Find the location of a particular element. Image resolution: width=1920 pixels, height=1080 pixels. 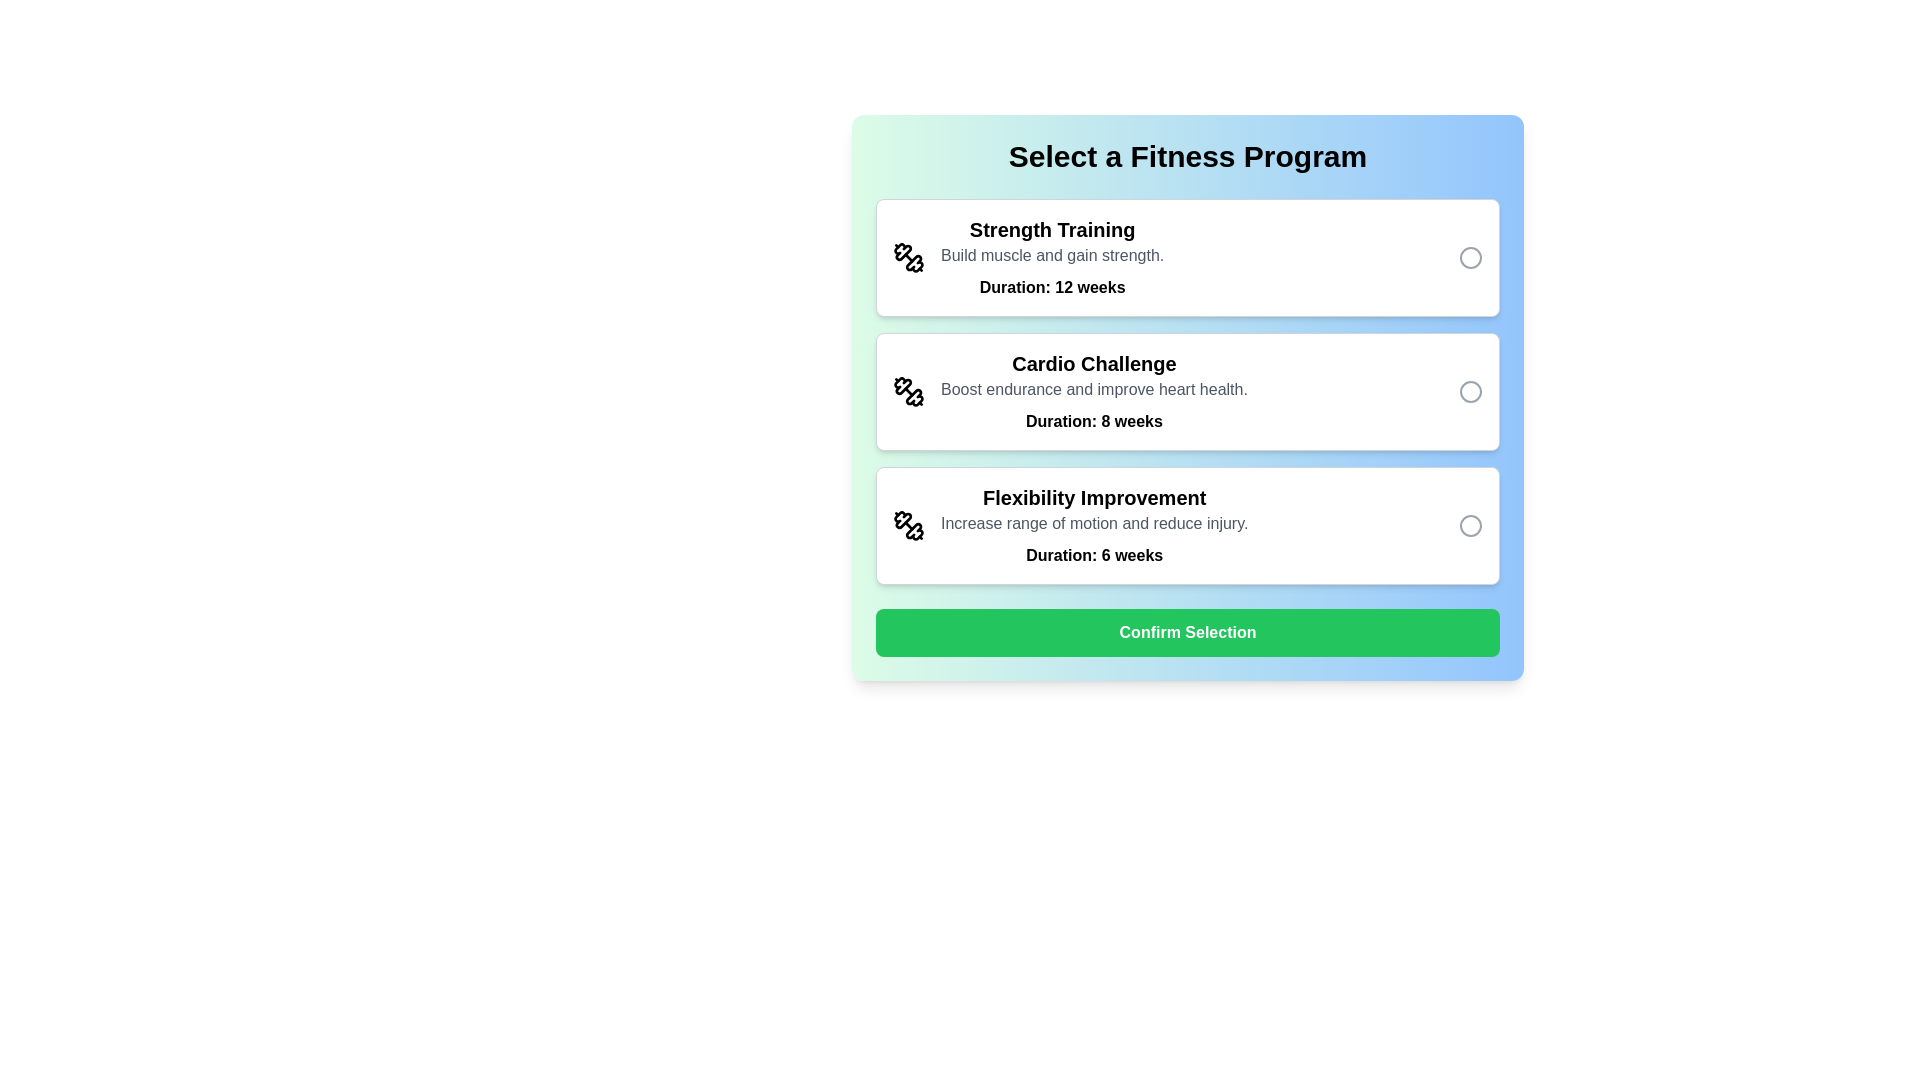

to select the 'Cardio Challenge' fitness program card, which is the second selectable card in the vertical list, positioned between 'Strength Training' and 'Flexibility Improvement' is located at coordinates (1188, 392).